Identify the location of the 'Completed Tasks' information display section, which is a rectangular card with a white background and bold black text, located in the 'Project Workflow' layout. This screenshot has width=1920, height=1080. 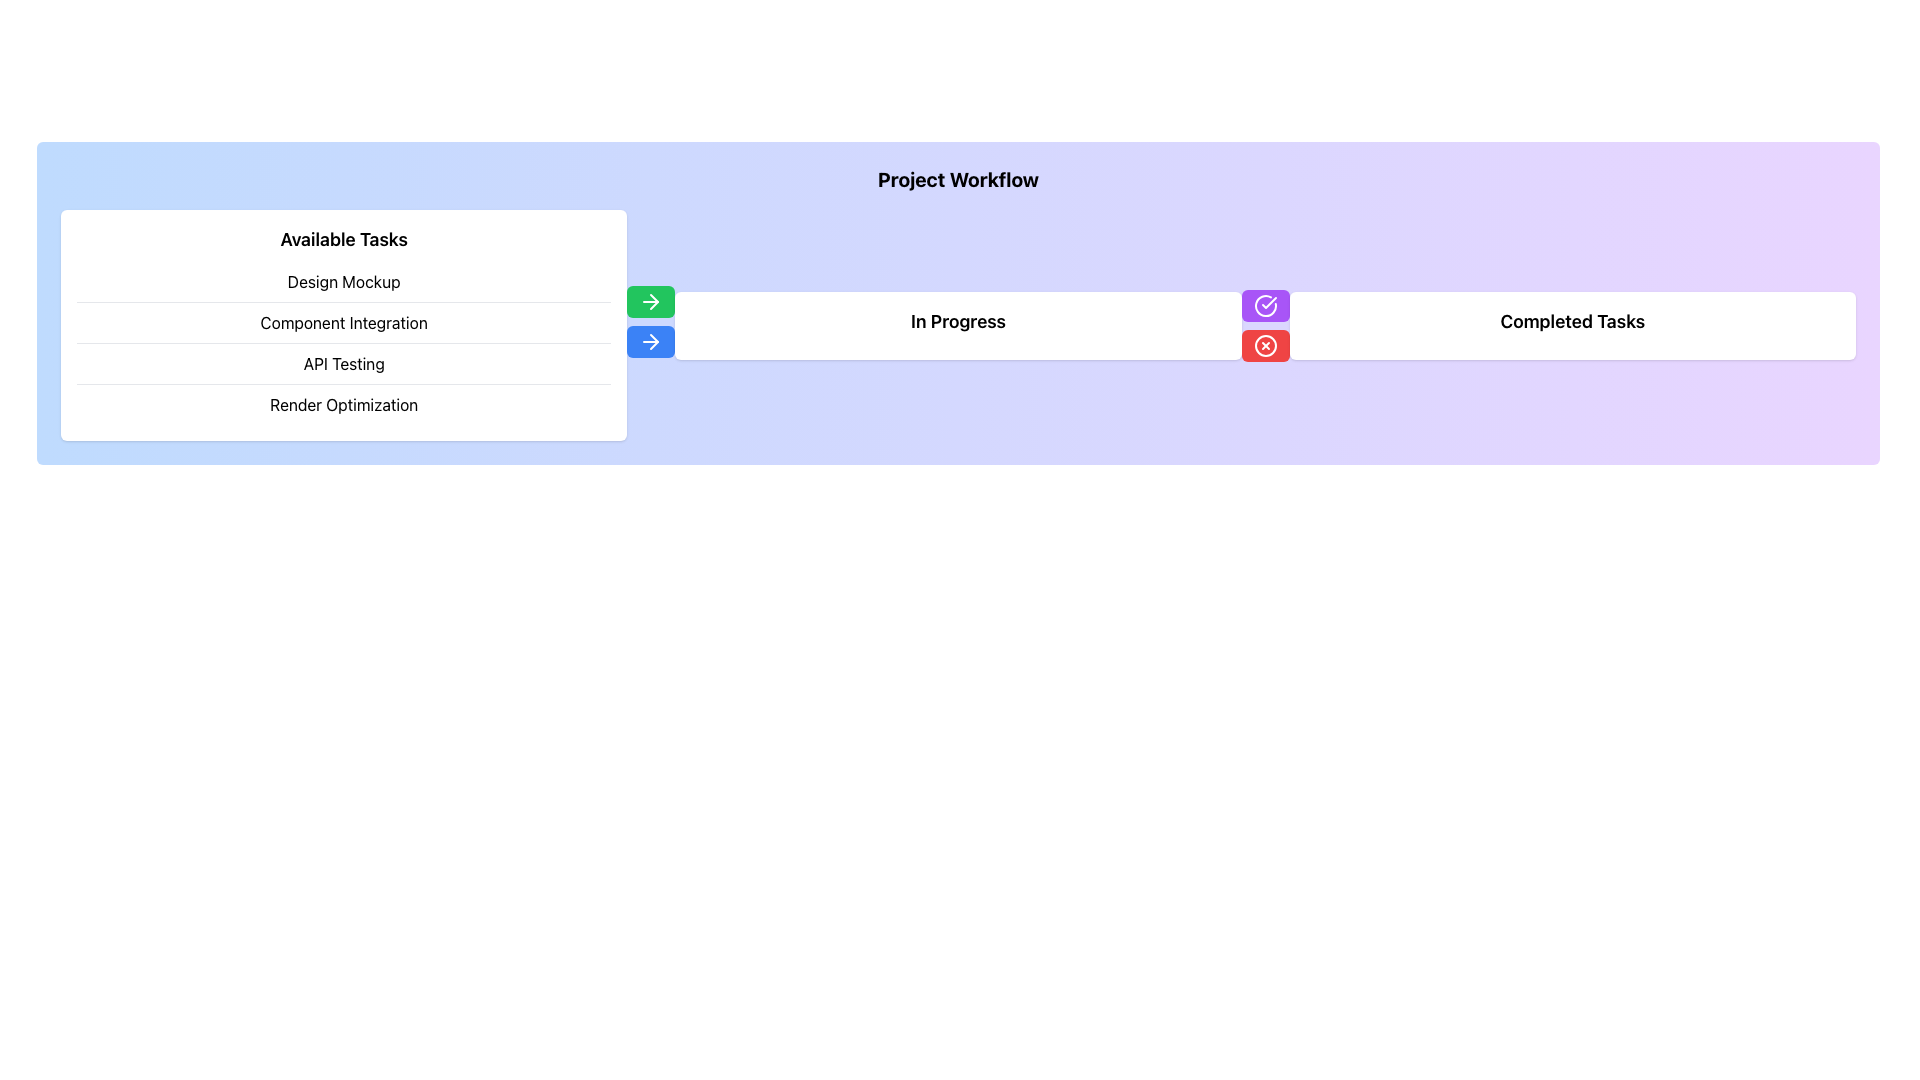
(1571, 324).